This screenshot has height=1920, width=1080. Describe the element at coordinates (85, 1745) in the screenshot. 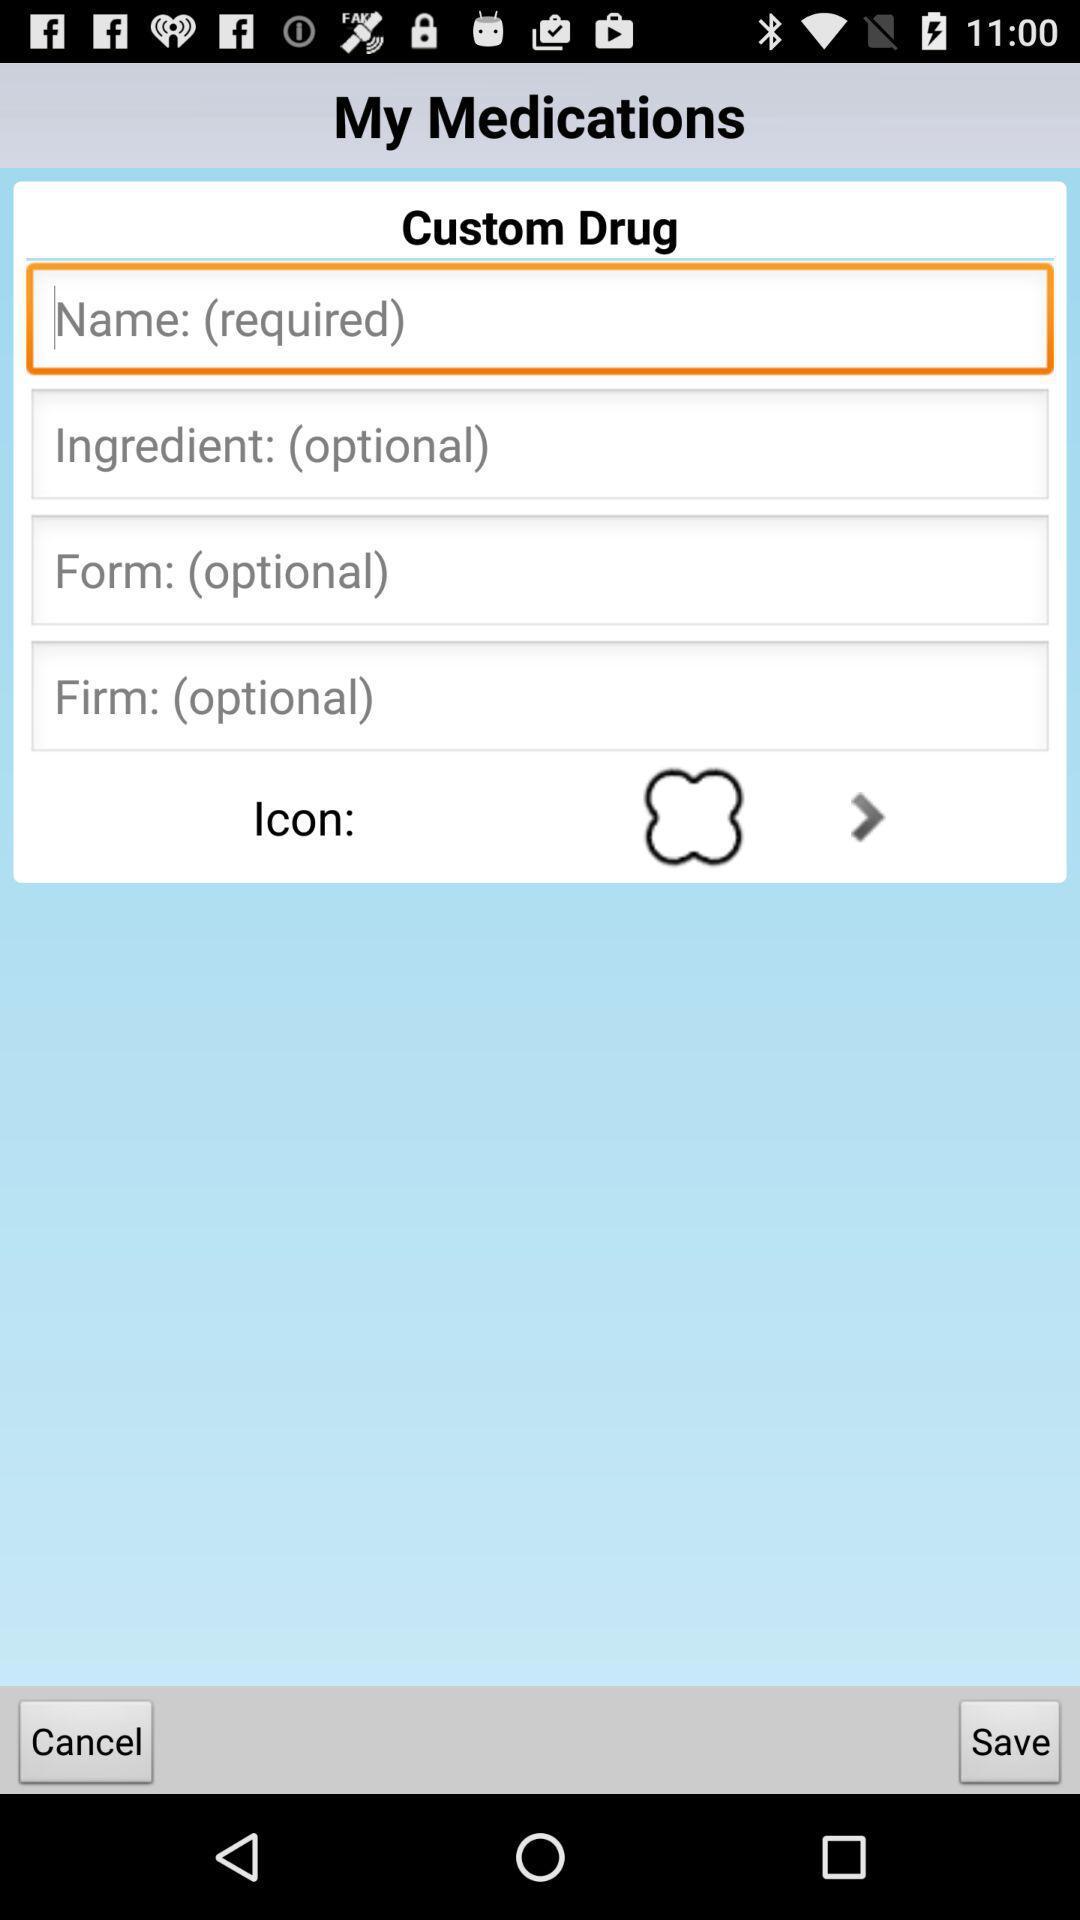

I see `cancel` at that location.